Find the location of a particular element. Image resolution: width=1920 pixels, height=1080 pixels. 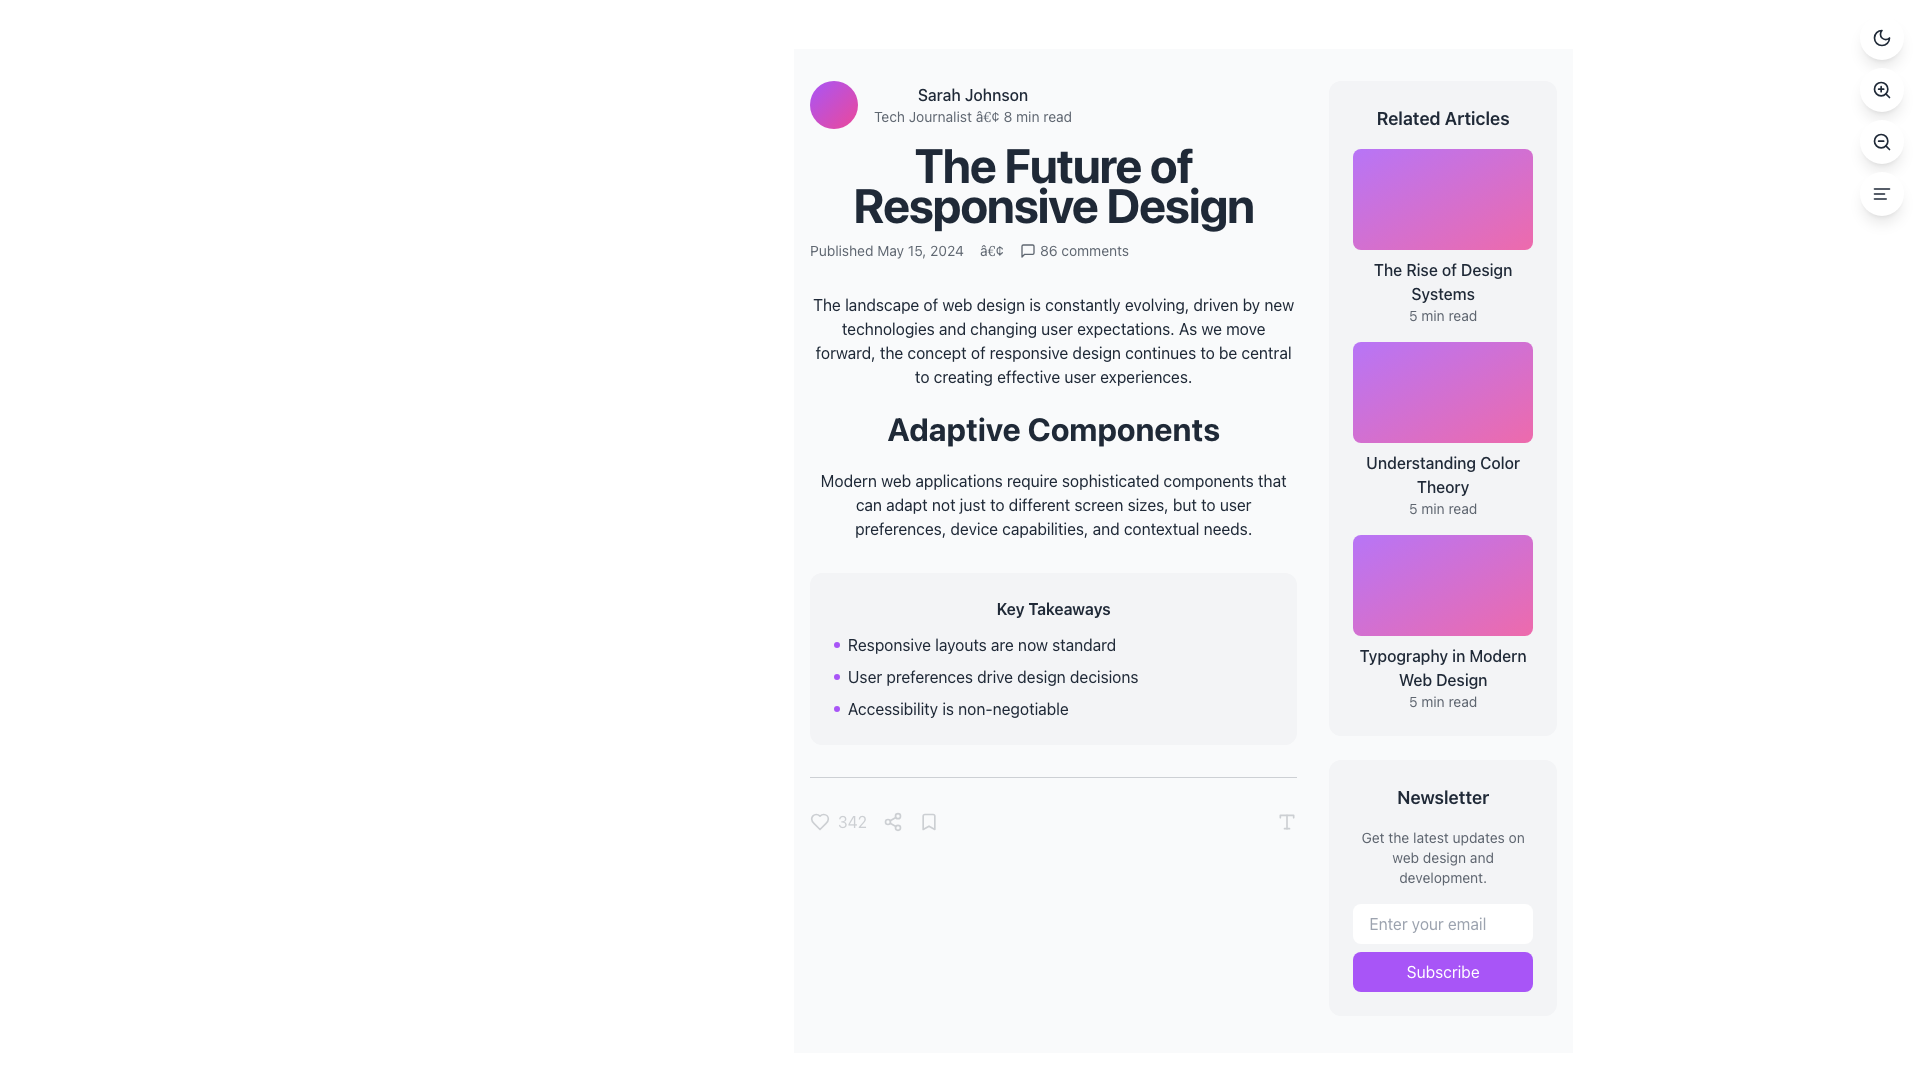

the text label displaying 'Sarah Johnson', which is styled in bold and positioned above additional details about the author's role and reading time is located at coordinates (973, 95).